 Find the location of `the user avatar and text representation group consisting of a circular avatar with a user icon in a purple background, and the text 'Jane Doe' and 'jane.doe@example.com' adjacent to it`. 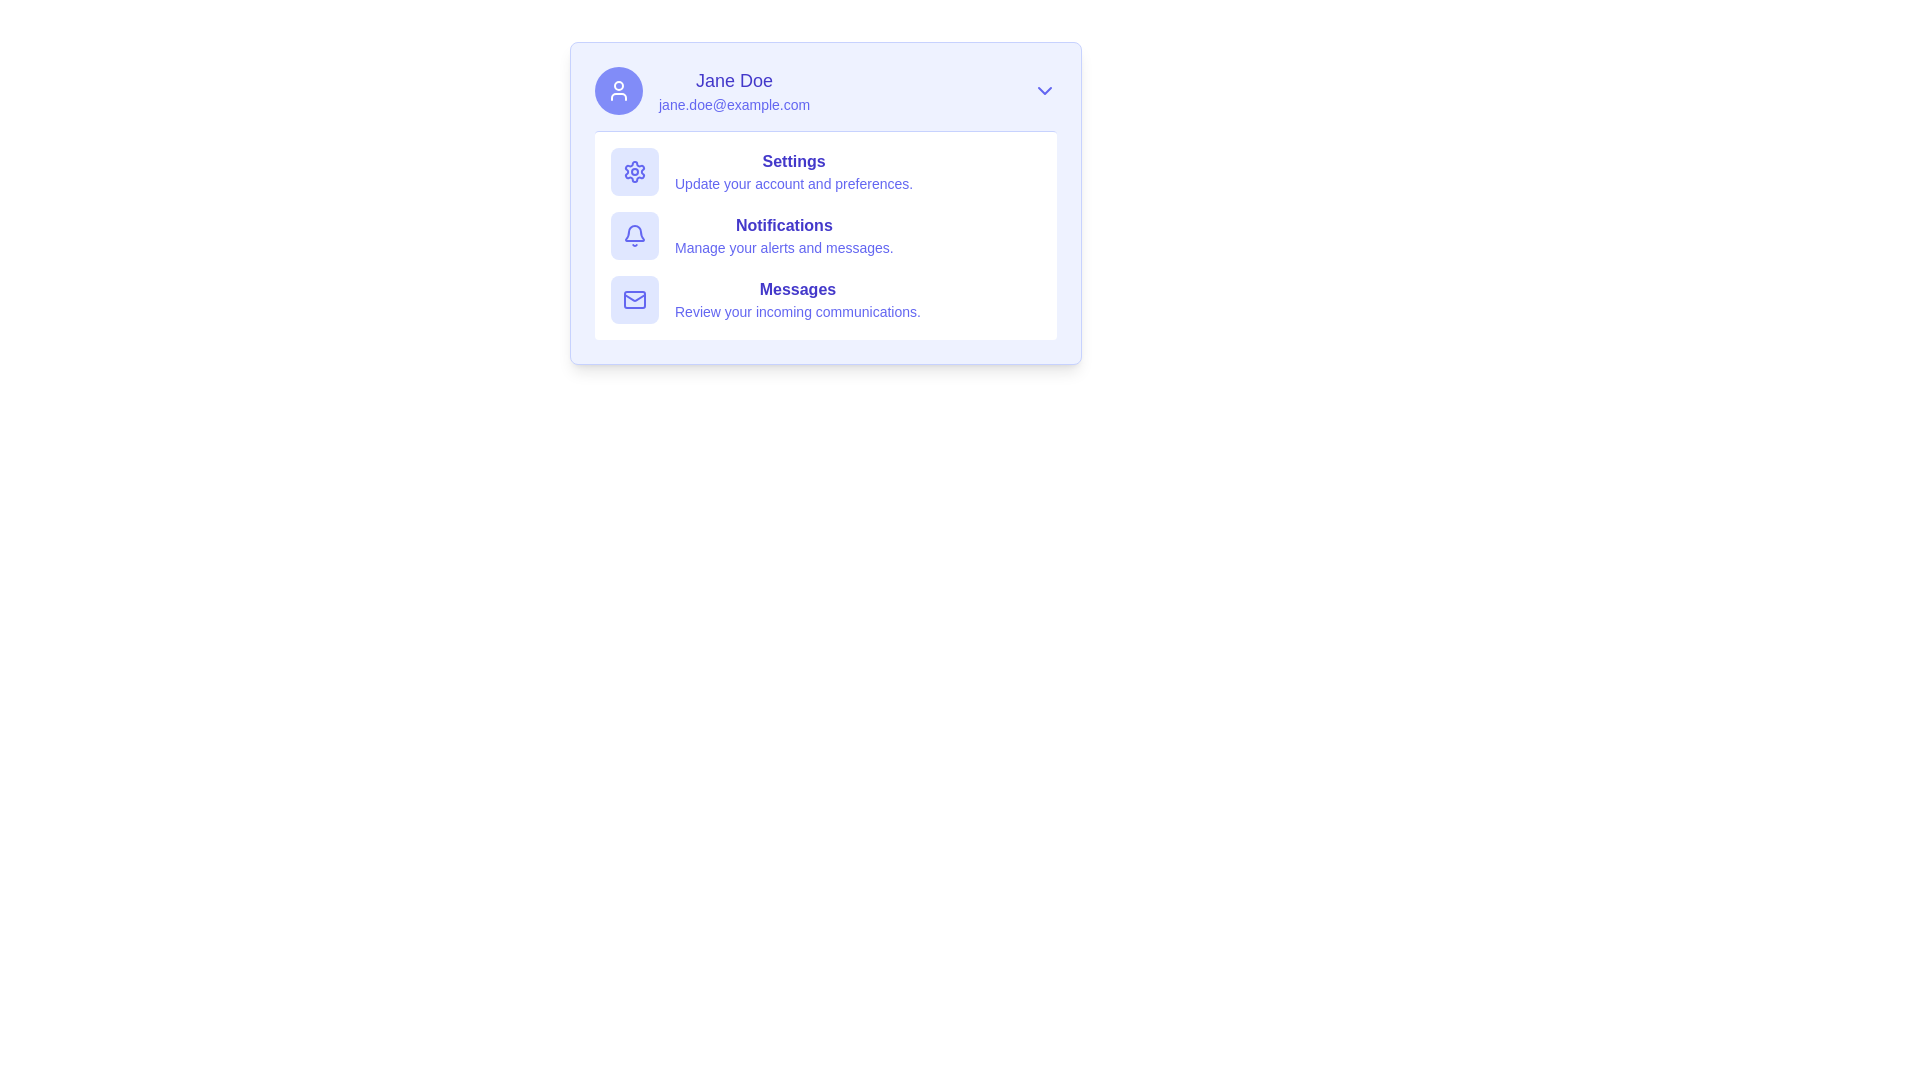

the user avatar and text representation group consisting of a circular avatar with a user icon in a purple background, and the text 'Jane Doe' and 'jane.doe@example.com' adjacent to it is located at coordinates (702, 91).